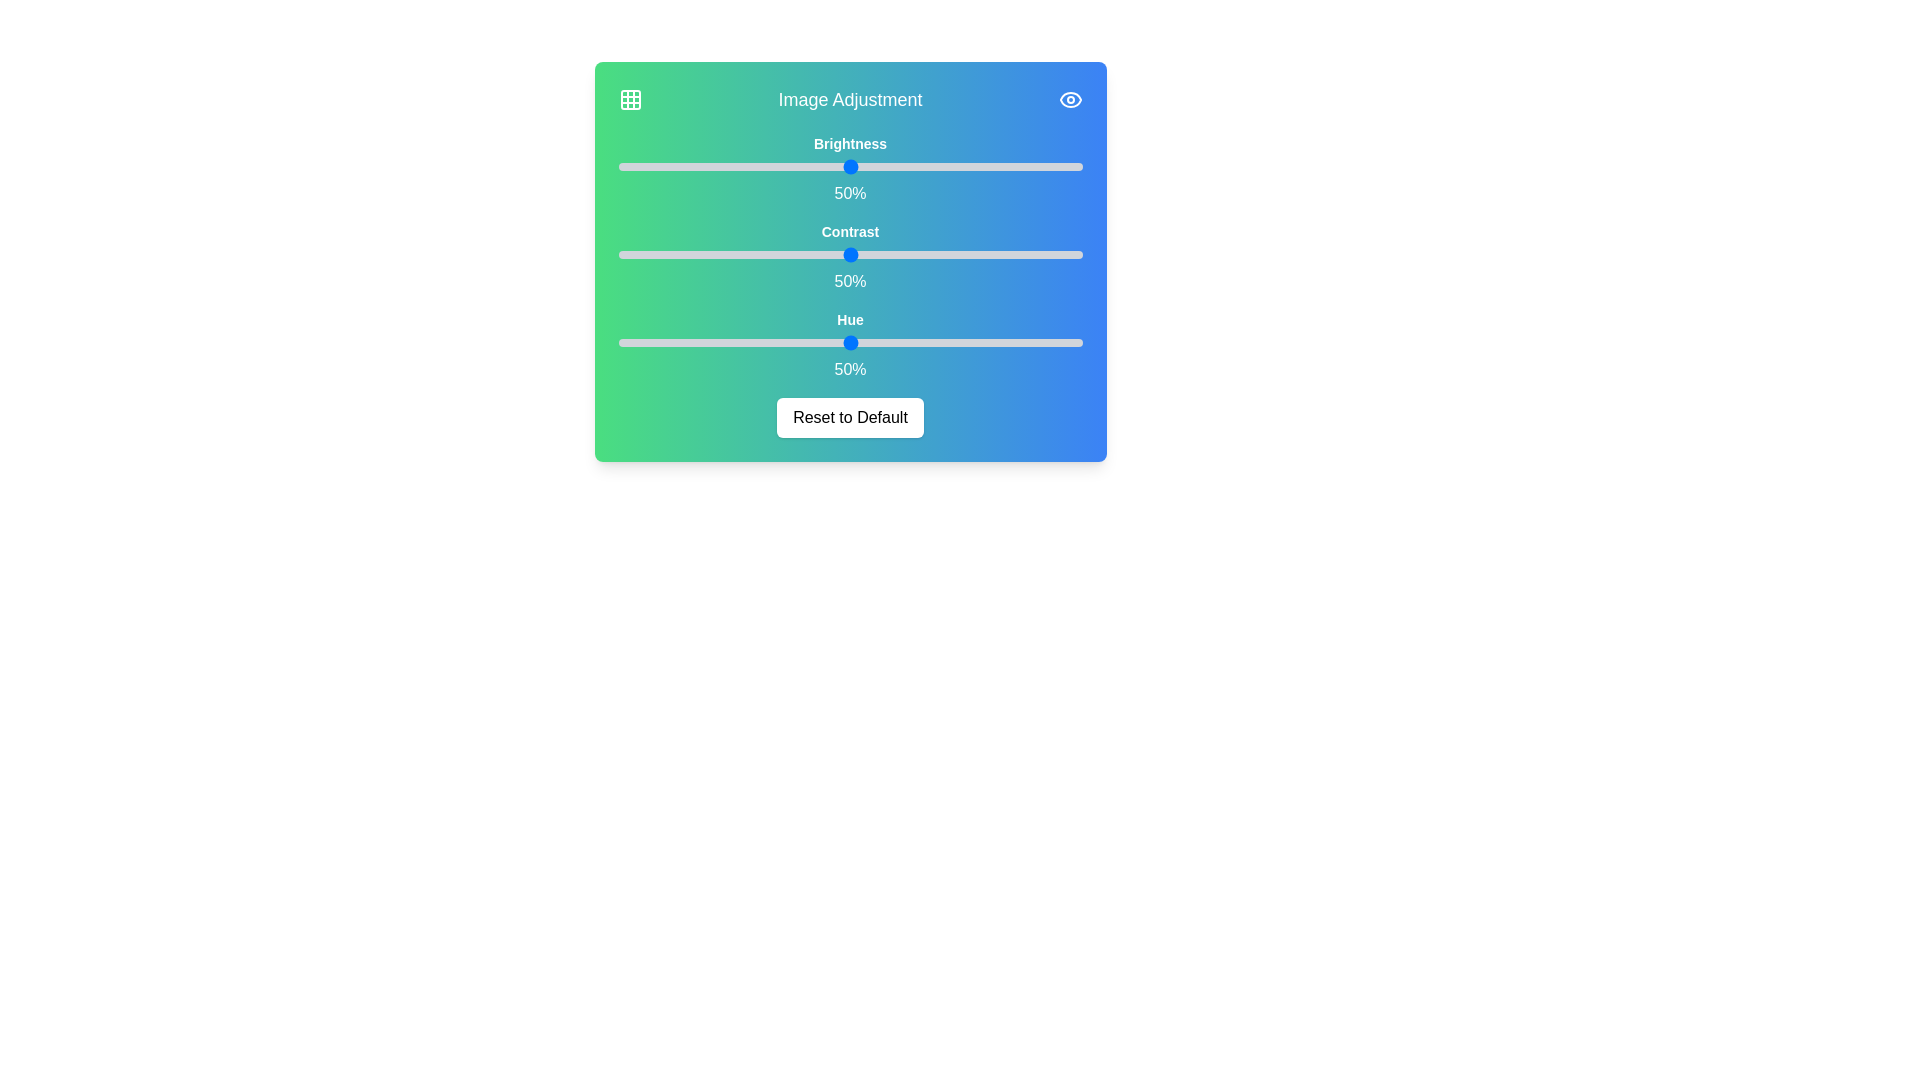 The height and width of the screenshot is (1080, 1920). What do you see at coordinates (850, 416) in the screenshot?
I see `'Reset to Default' button to reset the image adjustment settings` at bounding box center [850, 416].